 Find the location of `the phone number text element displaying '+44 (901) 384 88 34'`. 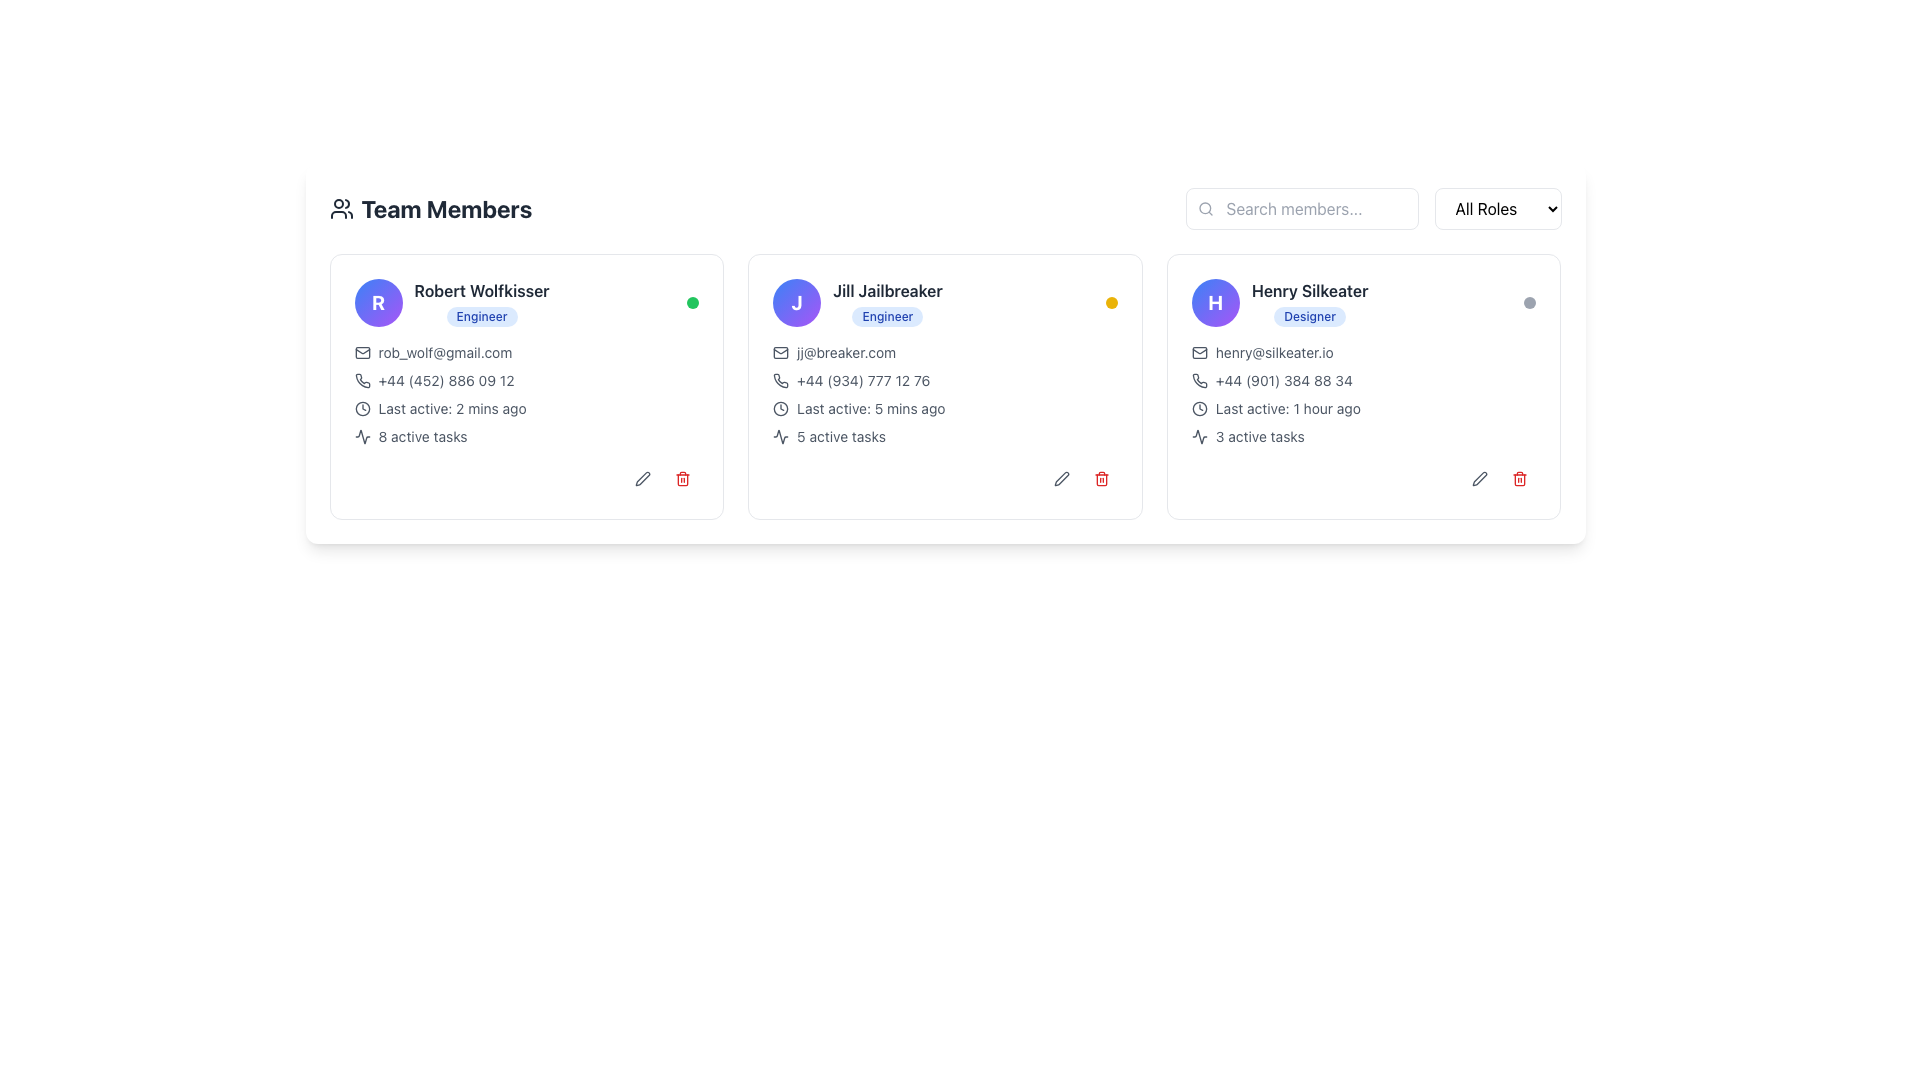

the phone number text element displaying '+44 (901) 384 88 34' is located at coordinates (1283, 381).